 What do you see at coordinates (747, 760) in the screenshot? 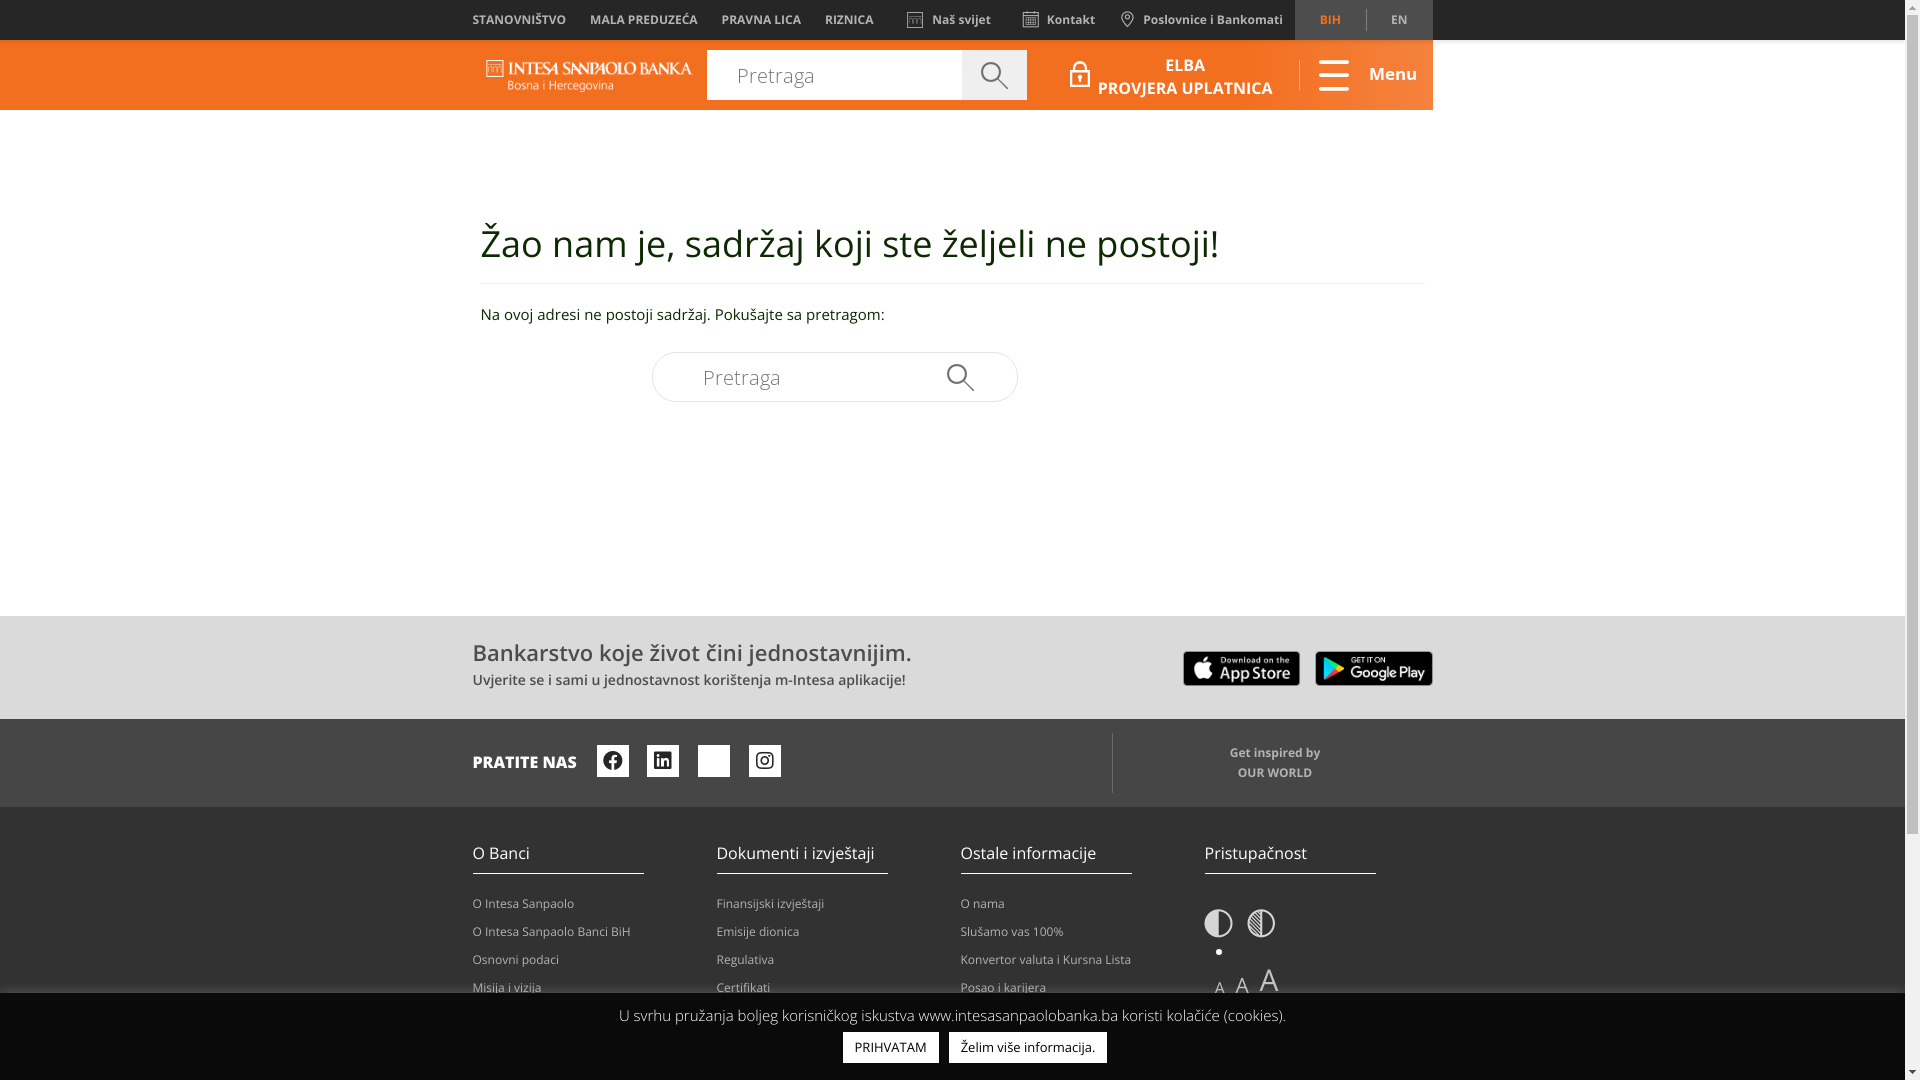
I see `'fa-instagram'` at bounding box center [747, 760].